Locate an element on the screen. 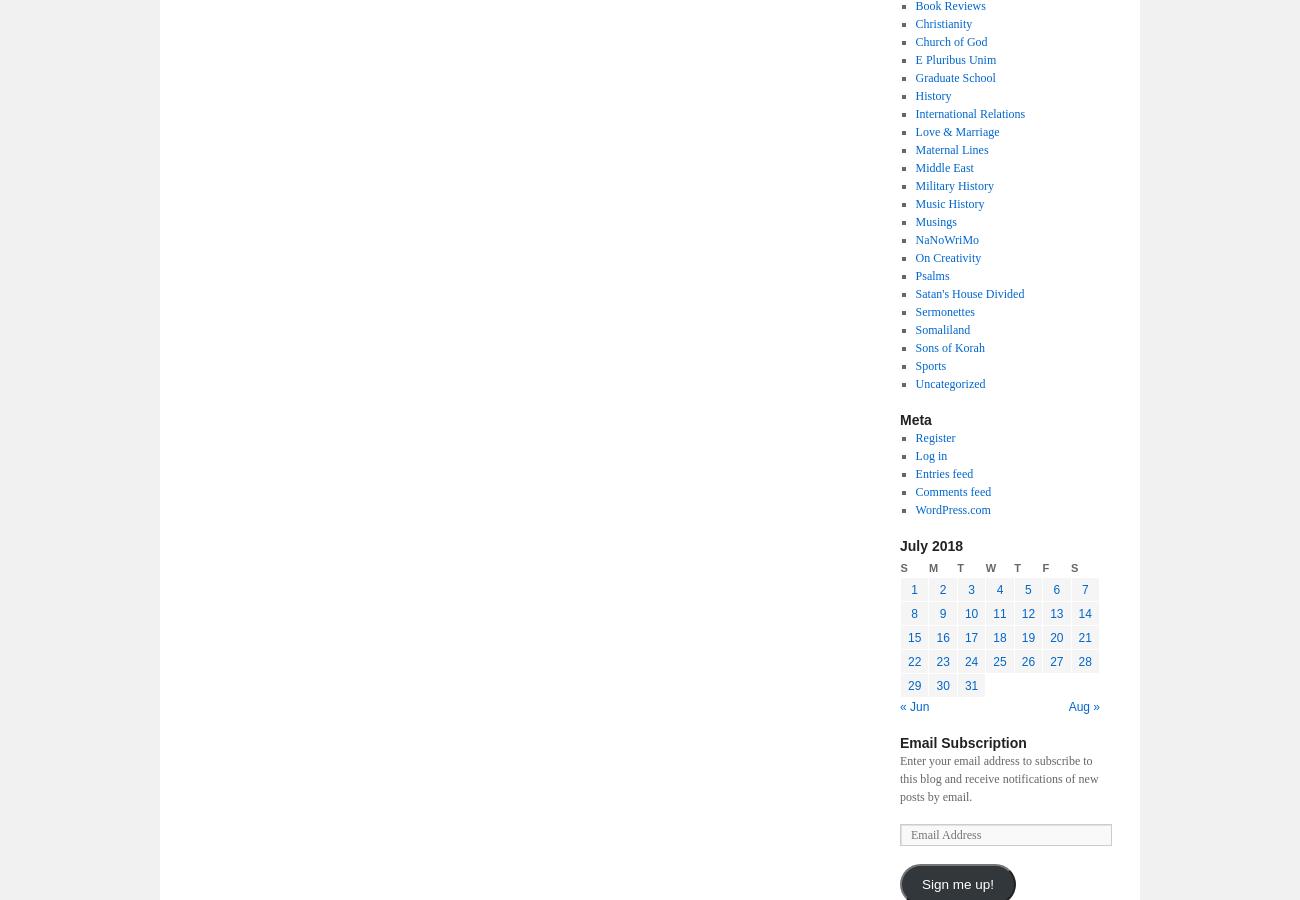 The image size is (1300, 900). '31' is located at coordinates (963, 684).